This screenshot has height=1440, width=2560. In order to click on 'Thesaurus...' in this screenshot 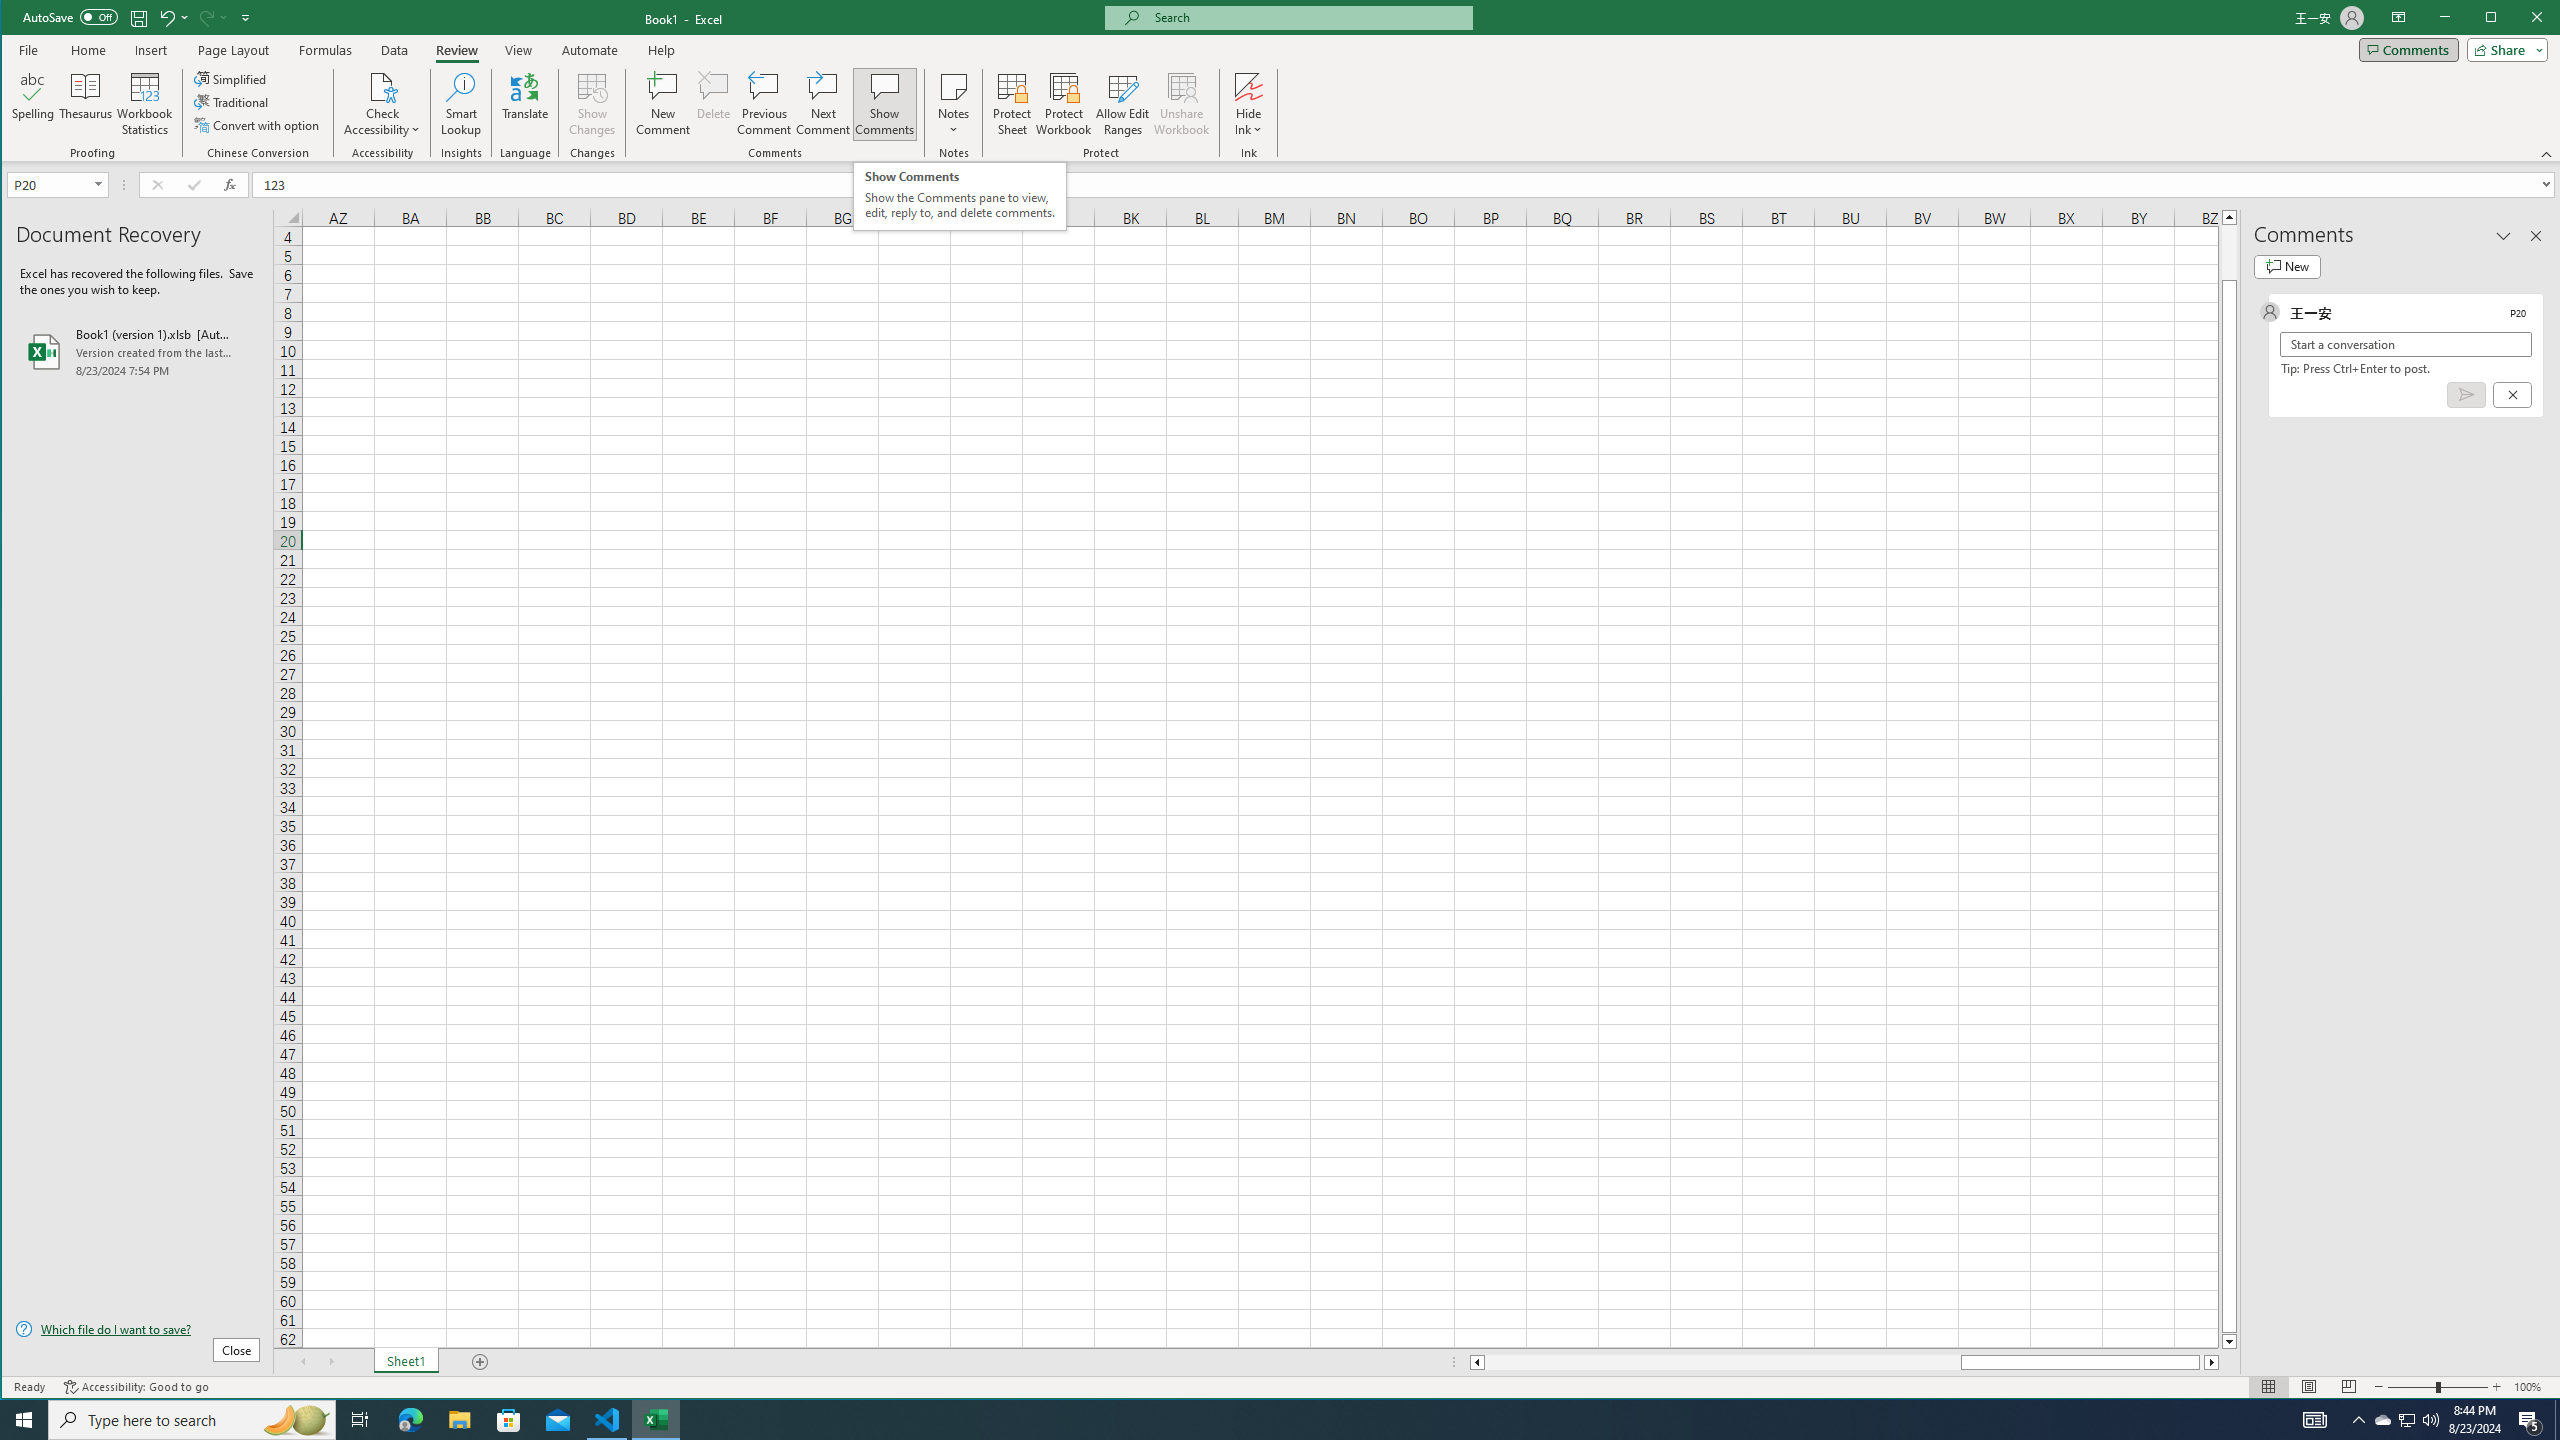, I will do `click(85, 103)`.